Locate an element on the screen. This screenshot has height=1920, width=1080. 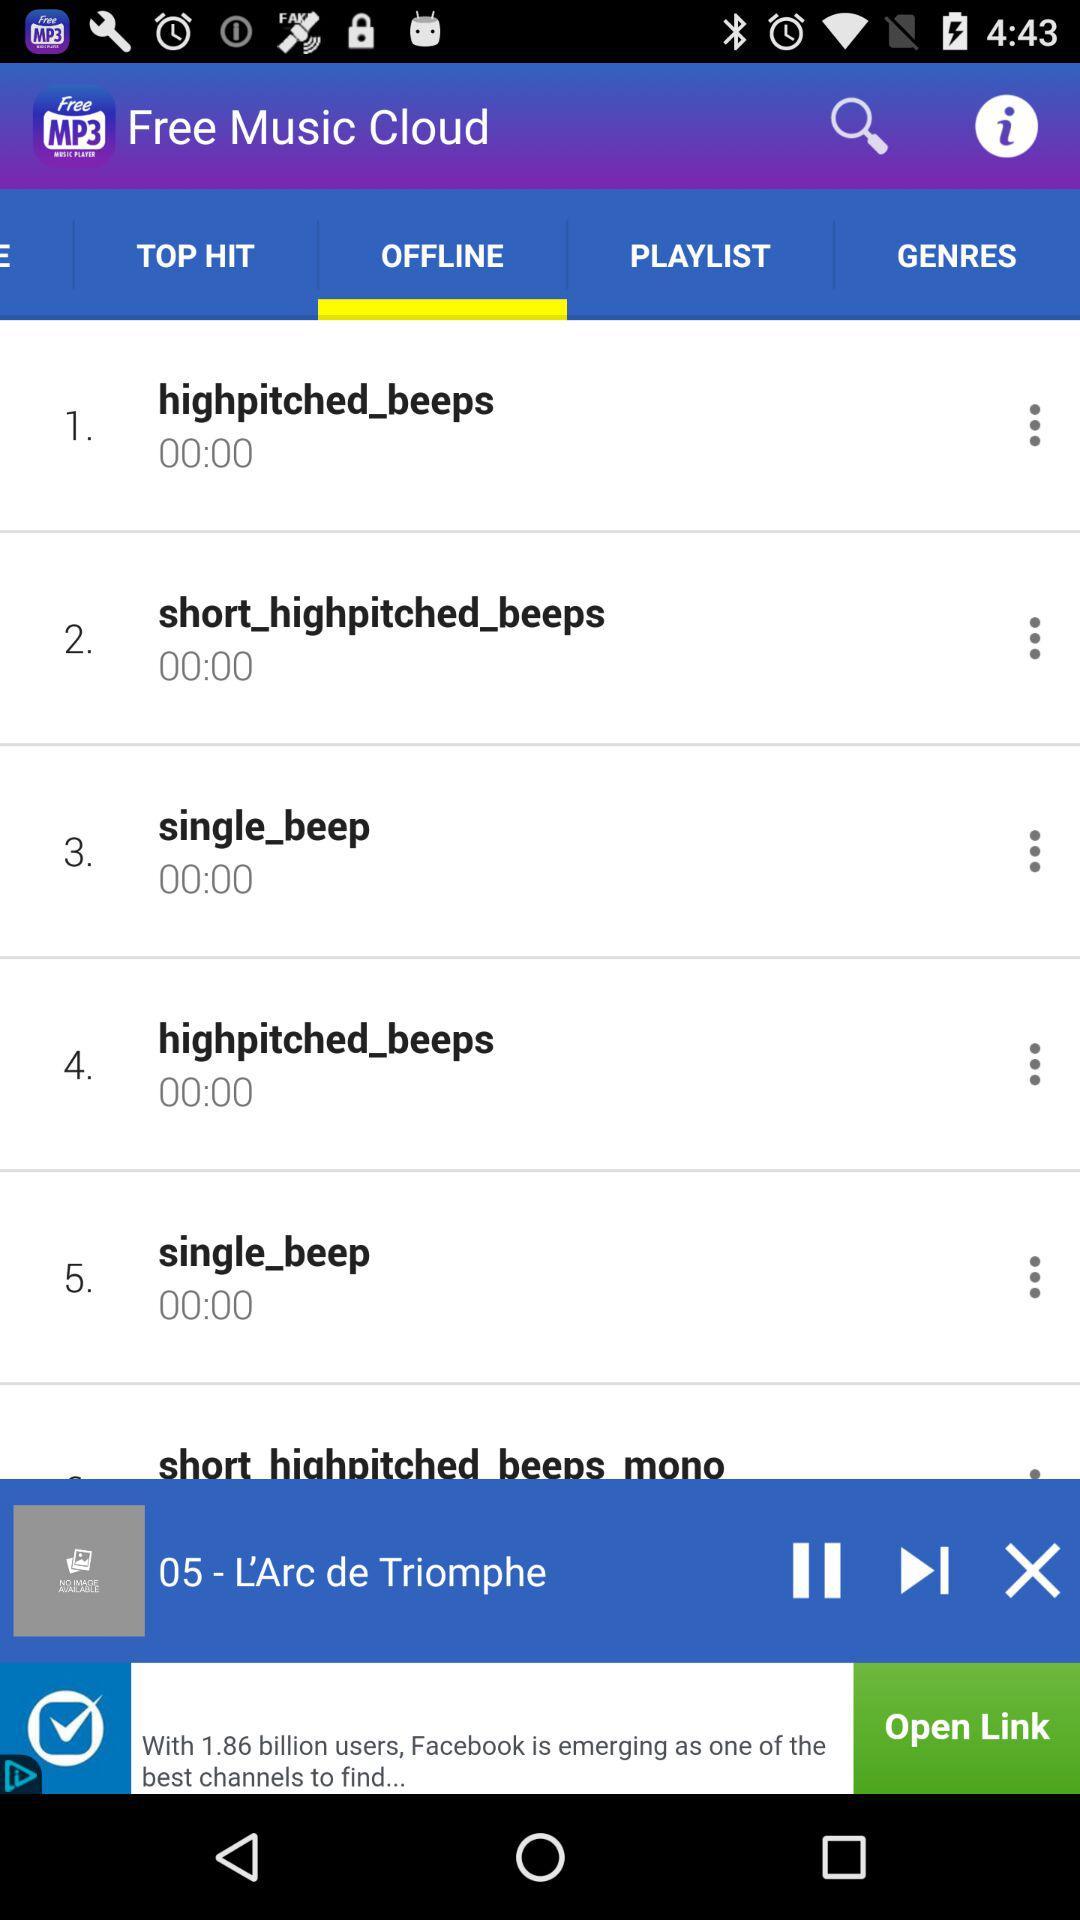
next song is located at coordinates (924, 1569).